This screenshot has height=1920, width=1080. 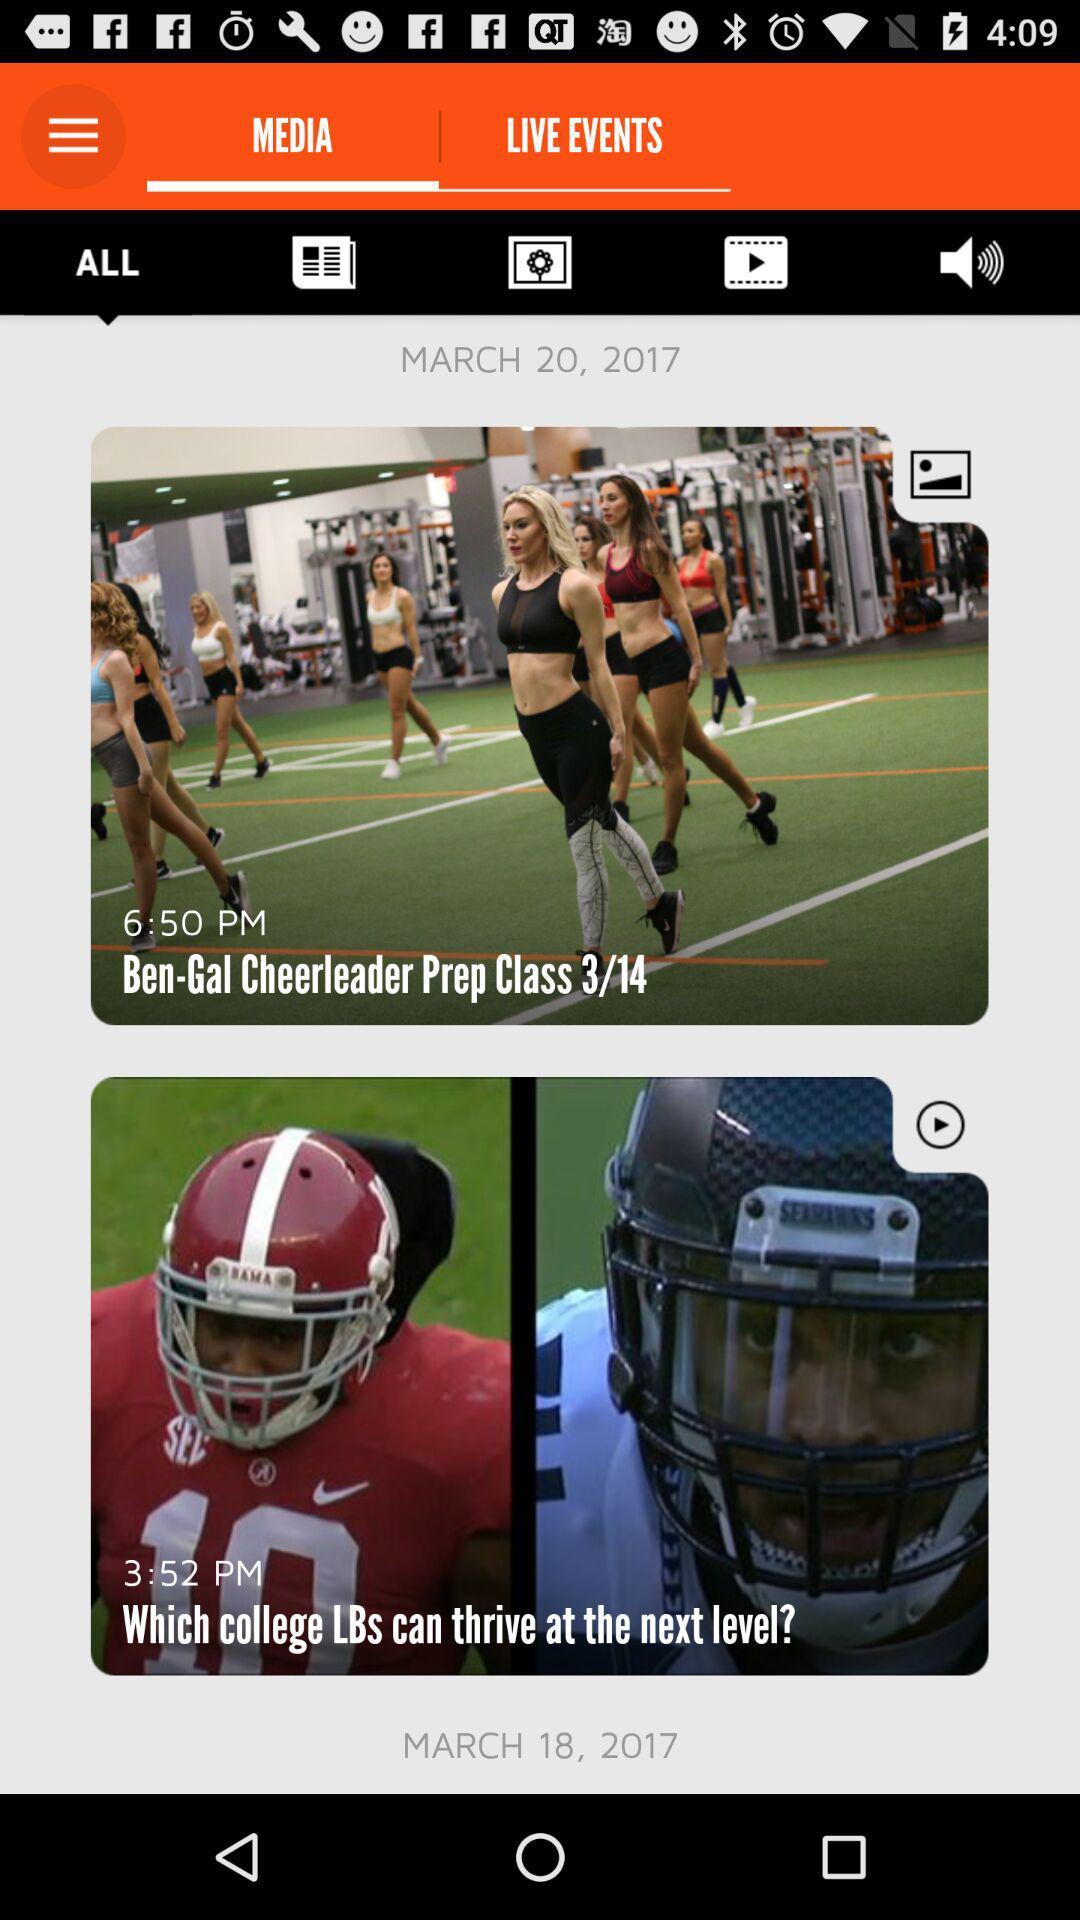 I want to click on the first video below march 20 2017, so click(x=540, y=724).